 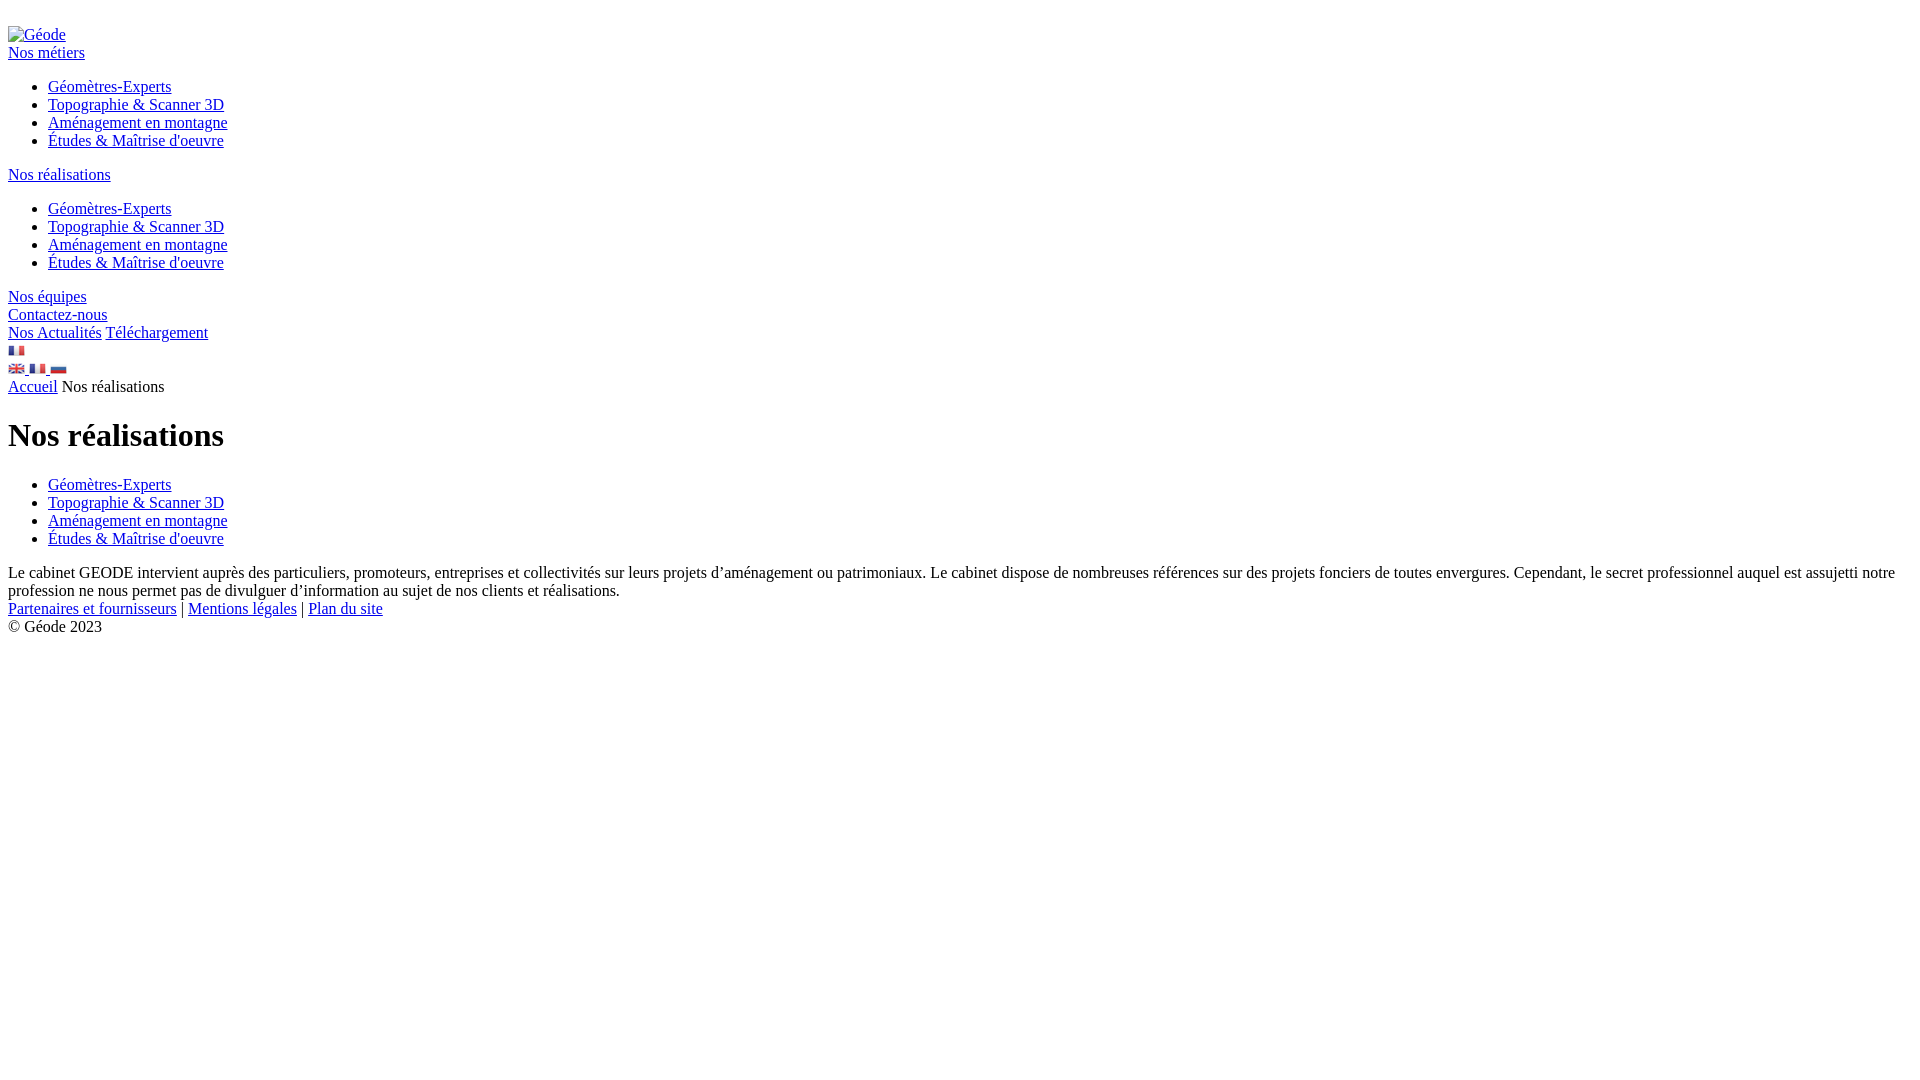 I want to click on 'Partenaires et fournisseurs', so click(x=8, y=607).